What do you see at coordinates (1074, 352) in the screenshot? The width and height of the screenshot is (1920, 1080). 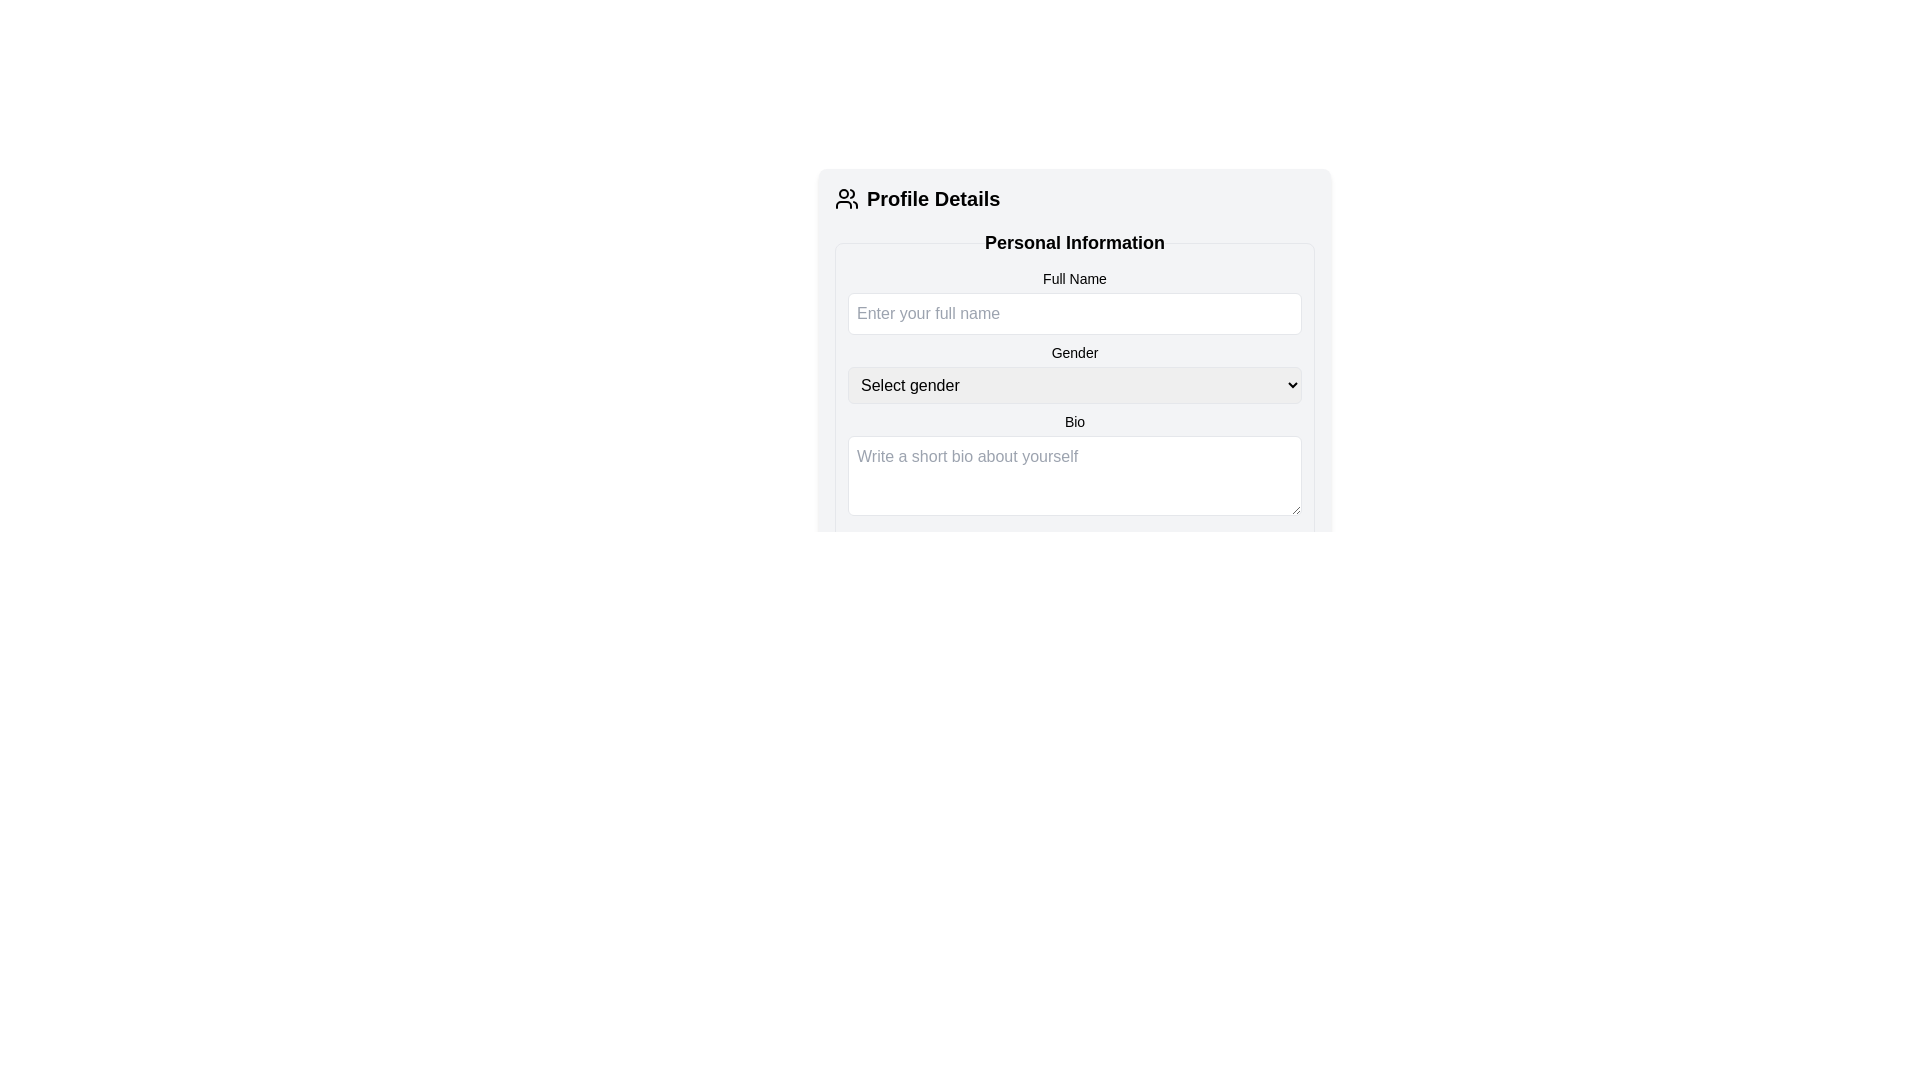 I see `the 'Gender' text label, which is styled in bold black font and positioned above the 'Select gender' dropdown in the 'Profile Details' form` at bounding box center [1074, 352].